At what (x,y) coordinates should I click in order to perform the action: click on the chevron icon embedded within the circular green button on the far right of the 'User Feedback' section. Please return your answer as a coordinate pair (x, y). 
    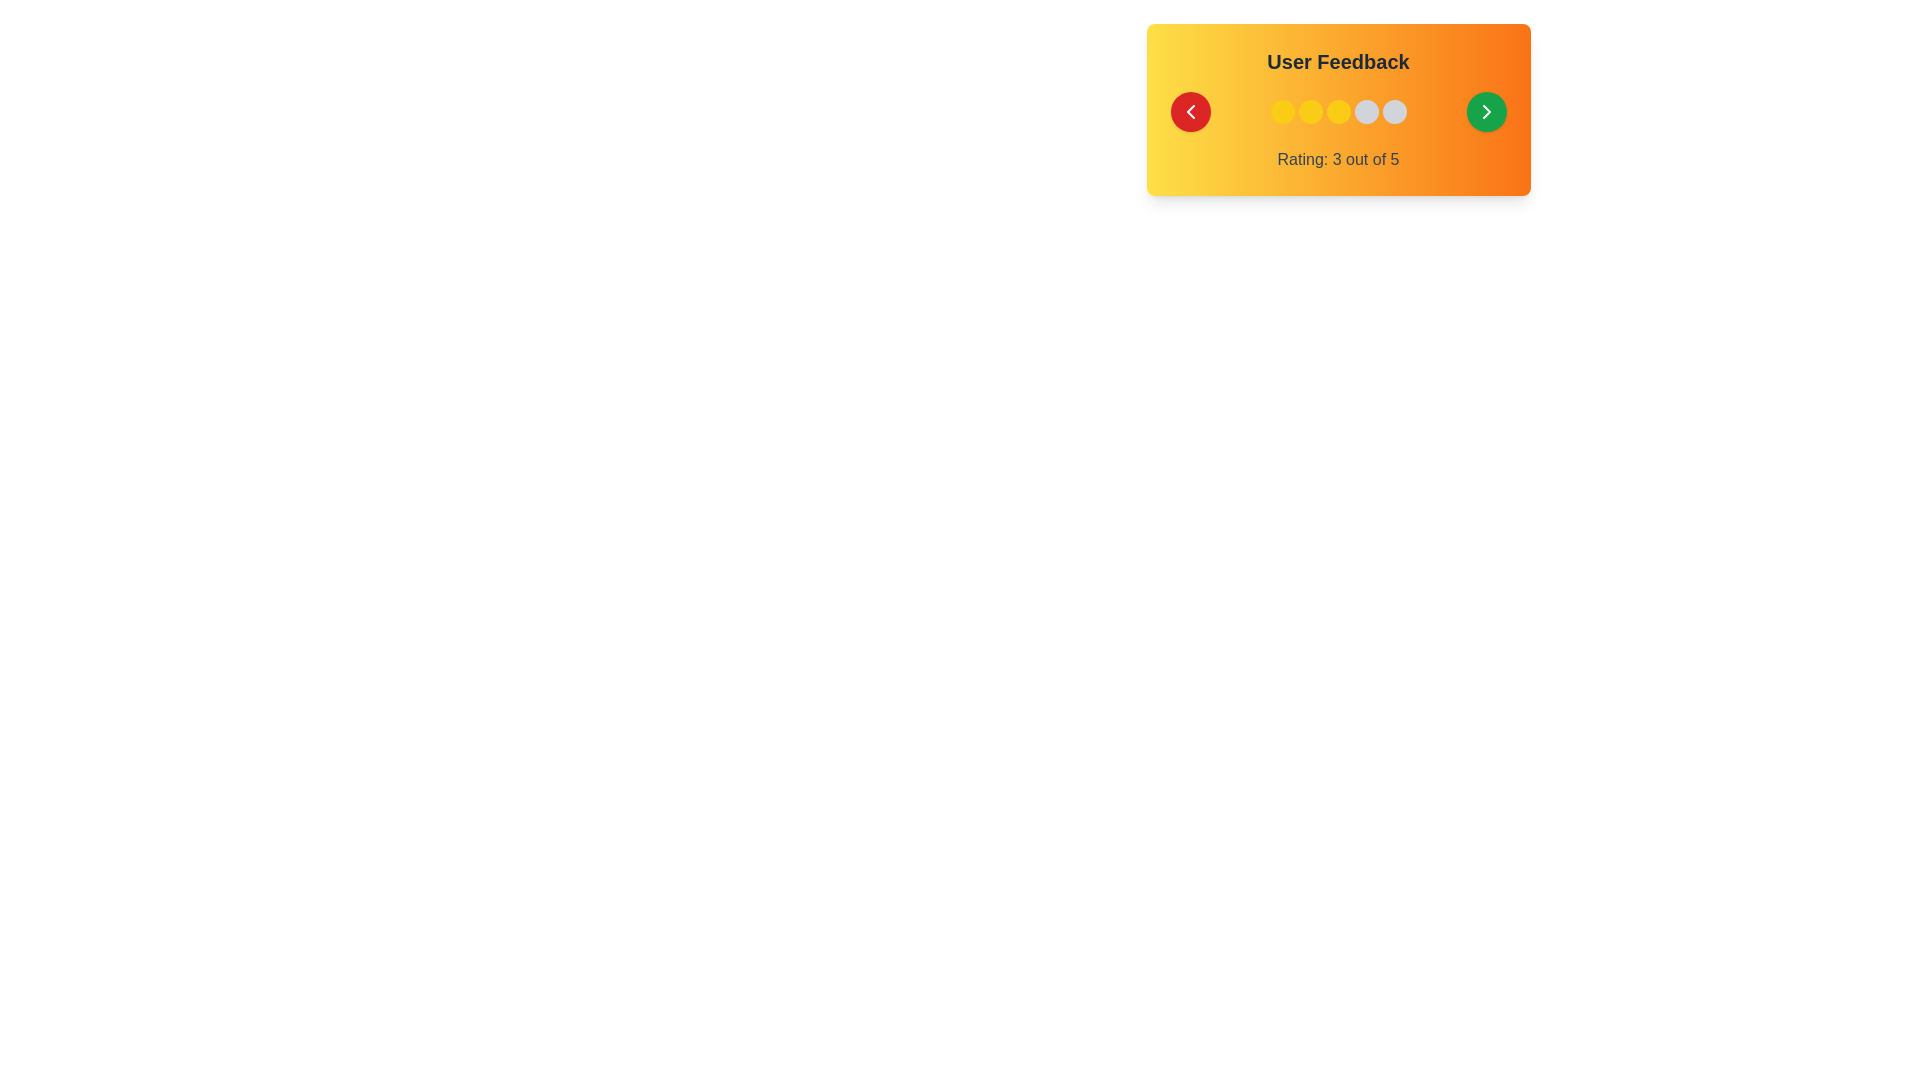
    Looking at the image, I should click on (1486, 111).